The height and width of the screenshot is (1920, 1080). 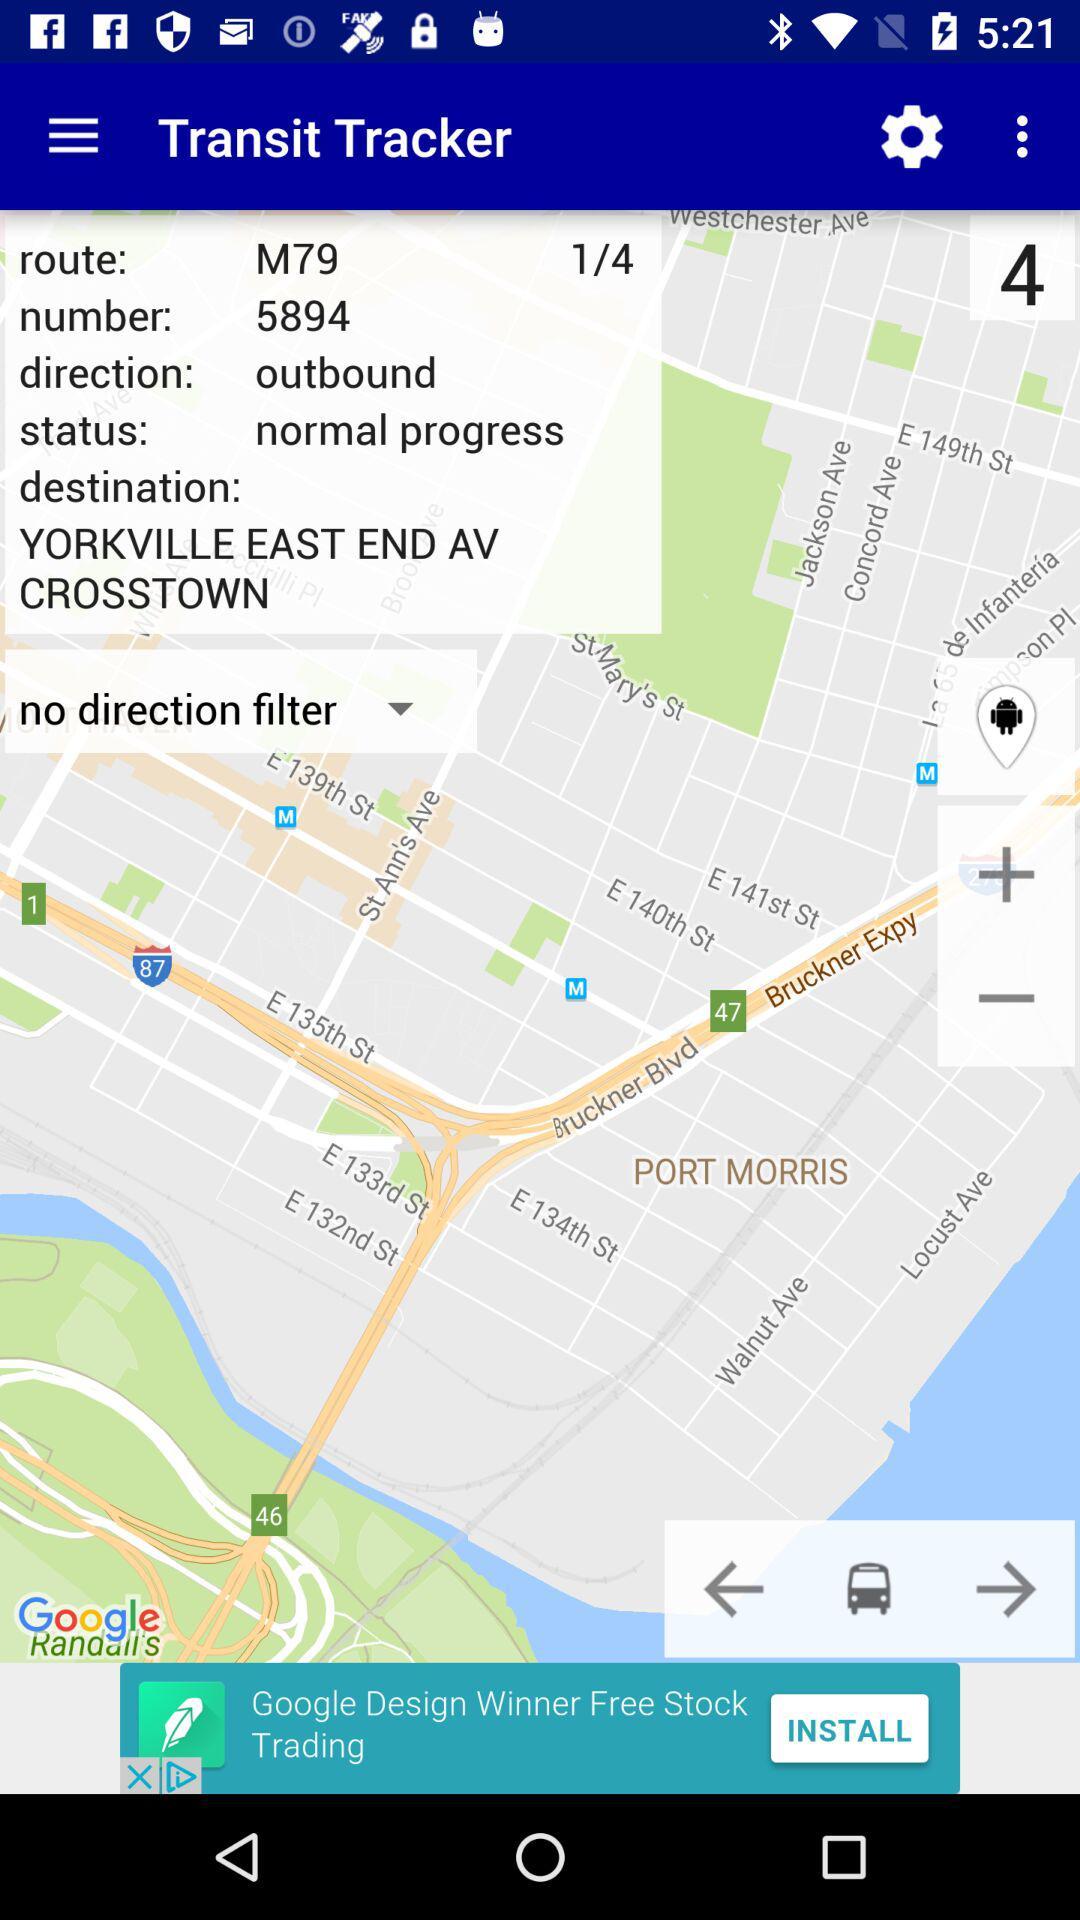 I want to click on the arrow_backward icon, so click(x=733, y=1587).